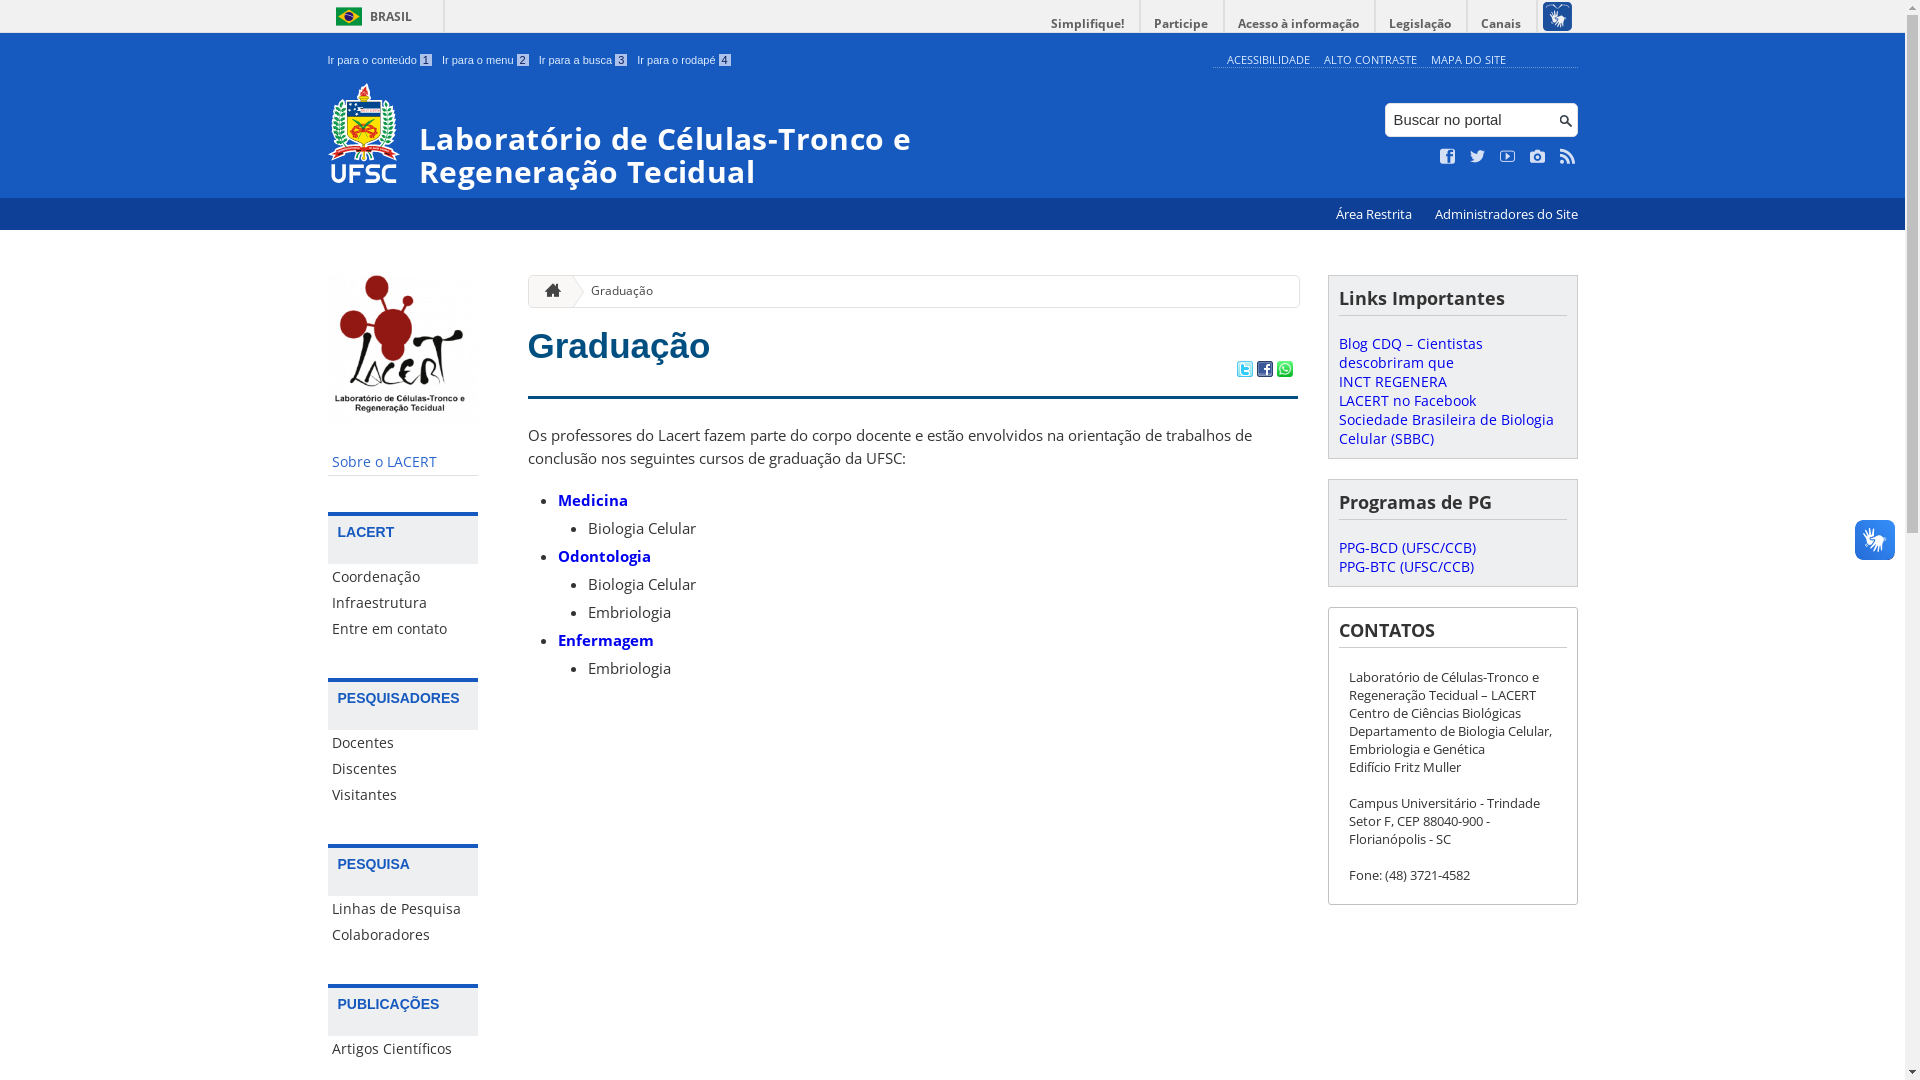 This screenshot has width=1920, height=1080. Describe the element at coordinates (1369, 58) in the screenshot. I see `'ALTO CONTRASTE'` at that location.